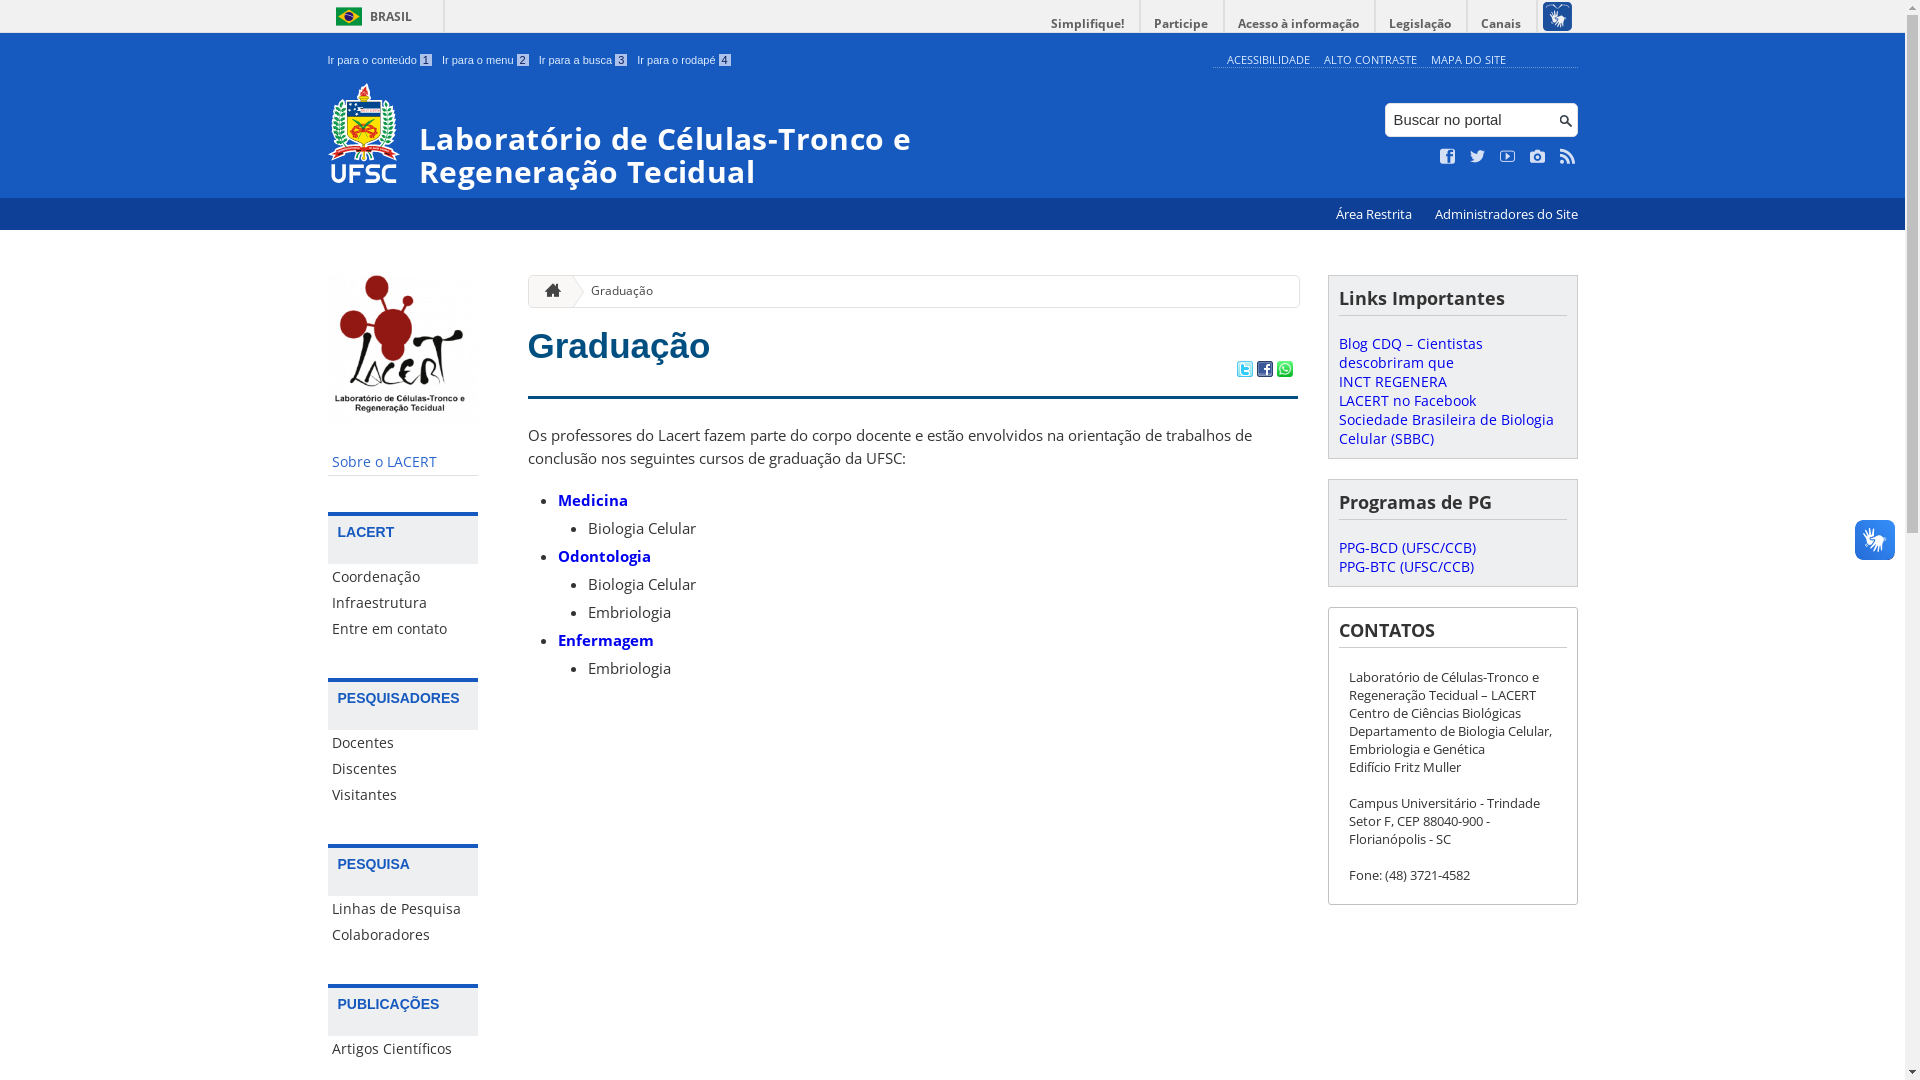 This screenshot has width=1920, height=1080. Describe the element at coordinates (1369, 58) in the screenshot. I see `'ALTO CONTRASTE'` at that location.